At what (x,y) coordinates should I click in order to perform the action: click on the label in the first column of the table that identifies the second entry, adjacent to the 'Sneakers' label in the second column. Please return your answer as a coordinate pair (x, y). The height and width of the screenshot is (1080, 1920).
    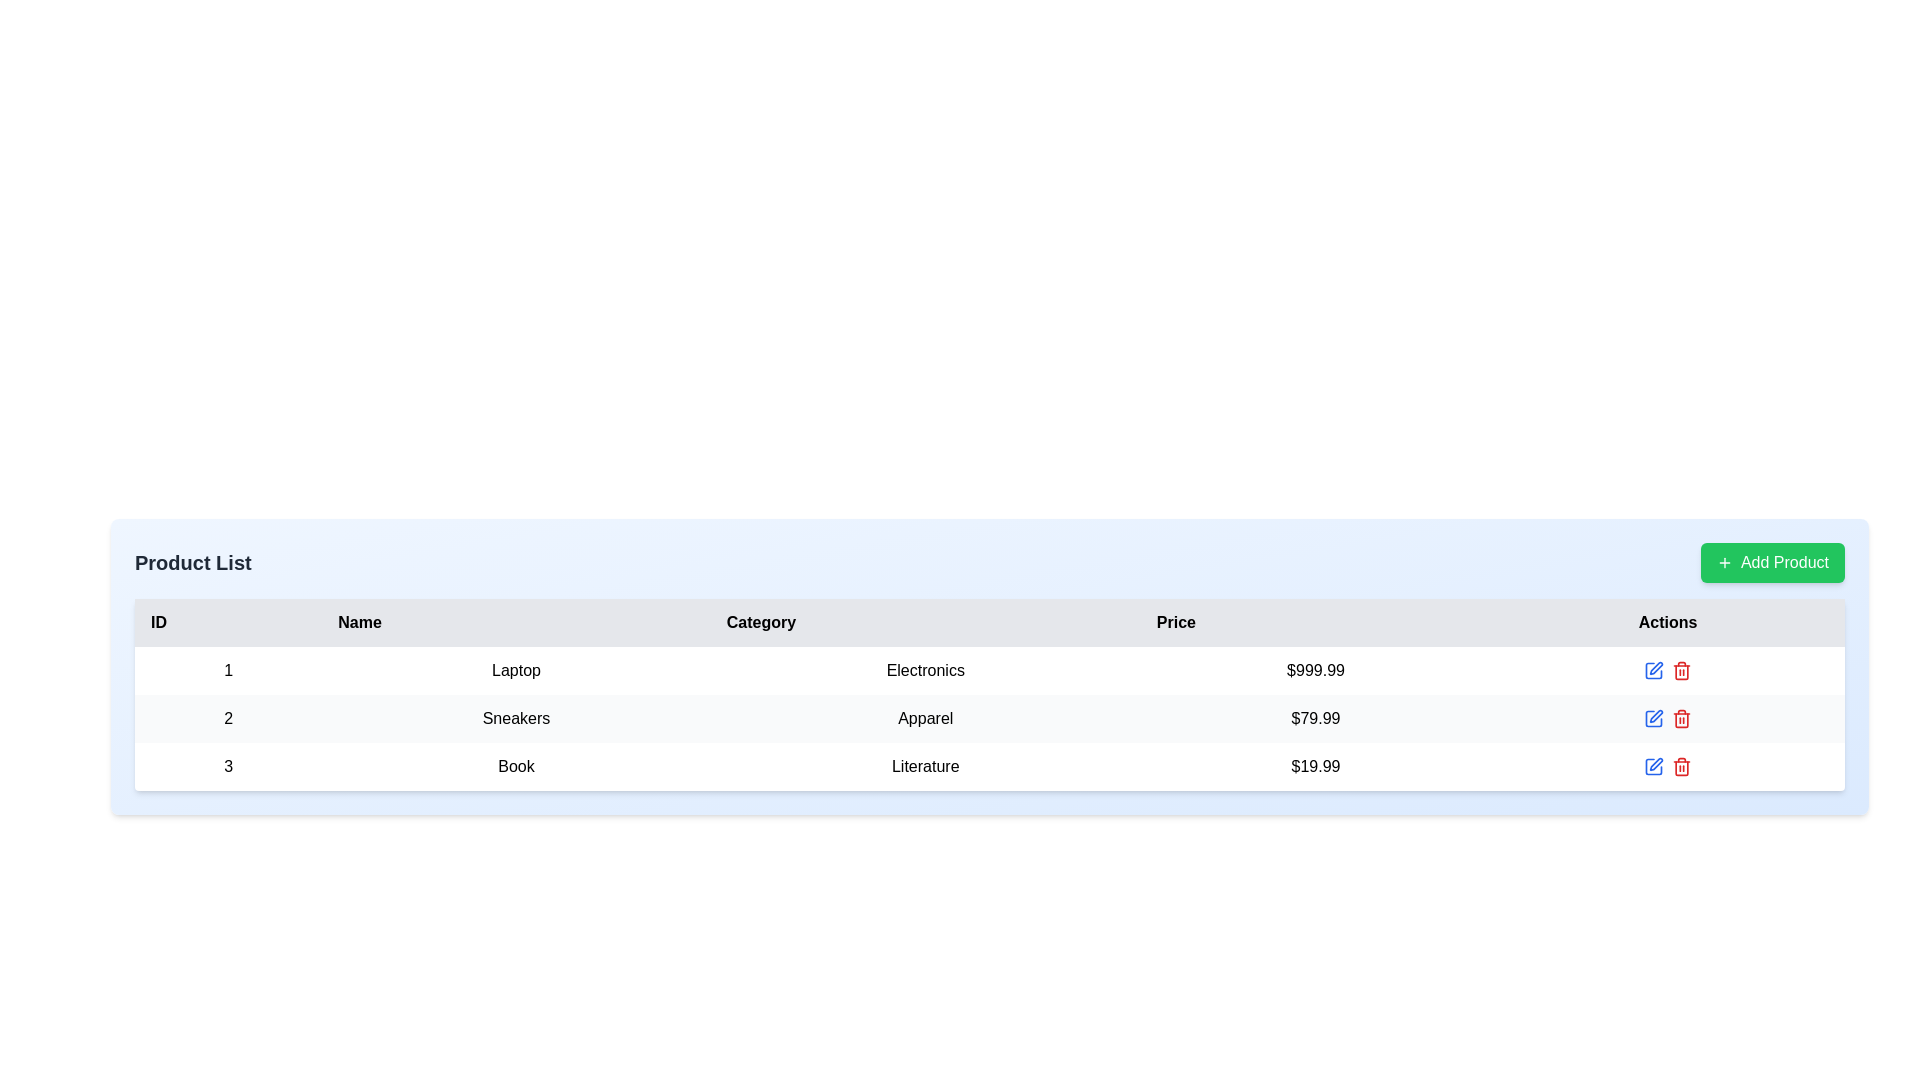
    Looking at the image, I should click on (228, 717).